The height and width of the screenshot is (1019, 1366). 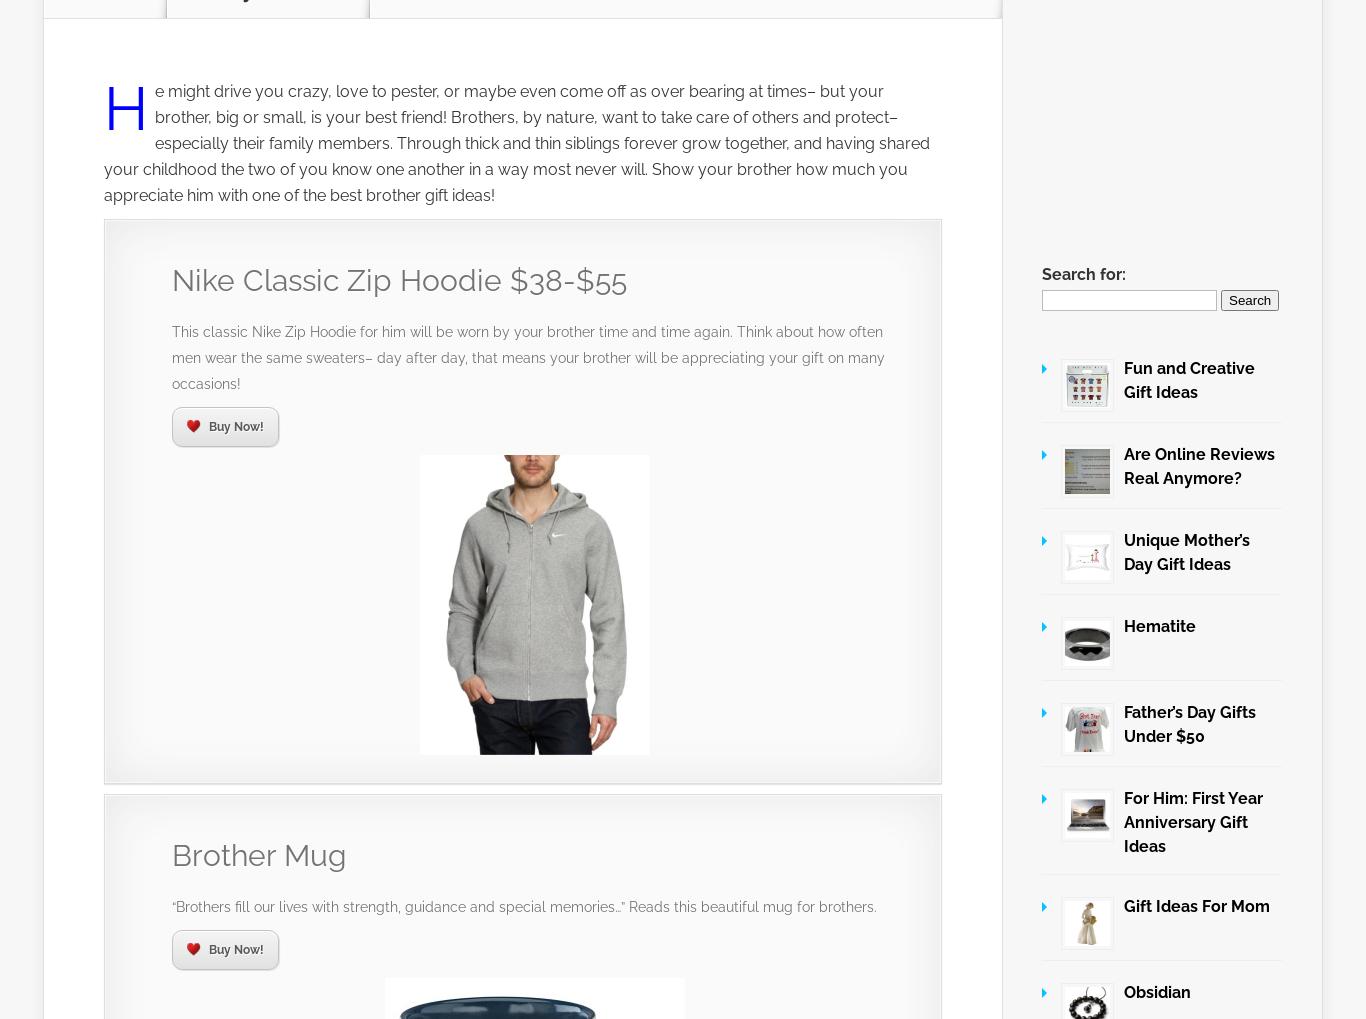 I want to click on '“Brothers fill our lives with strength, guidance and special memories…” Reads this beautiful mug for brothers.', so click(x=524, y=907).